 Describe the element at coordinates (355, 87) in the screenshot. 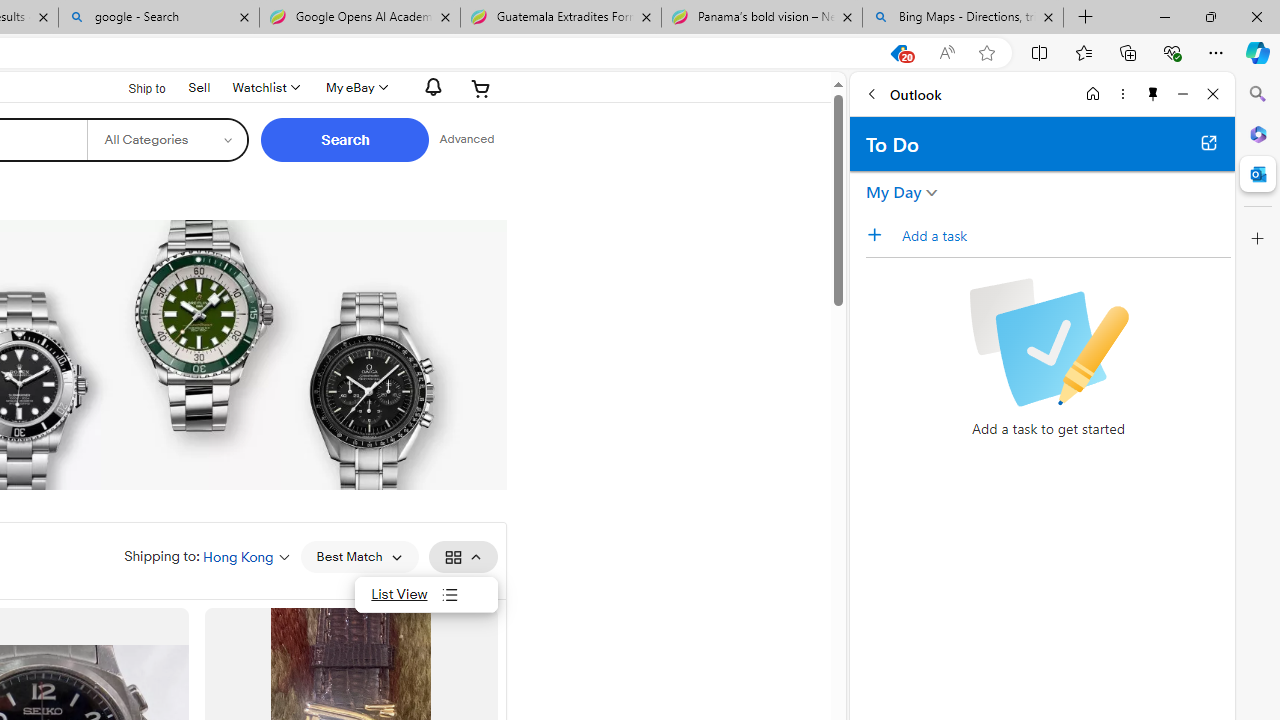

I see `'My eBay'` at that location.